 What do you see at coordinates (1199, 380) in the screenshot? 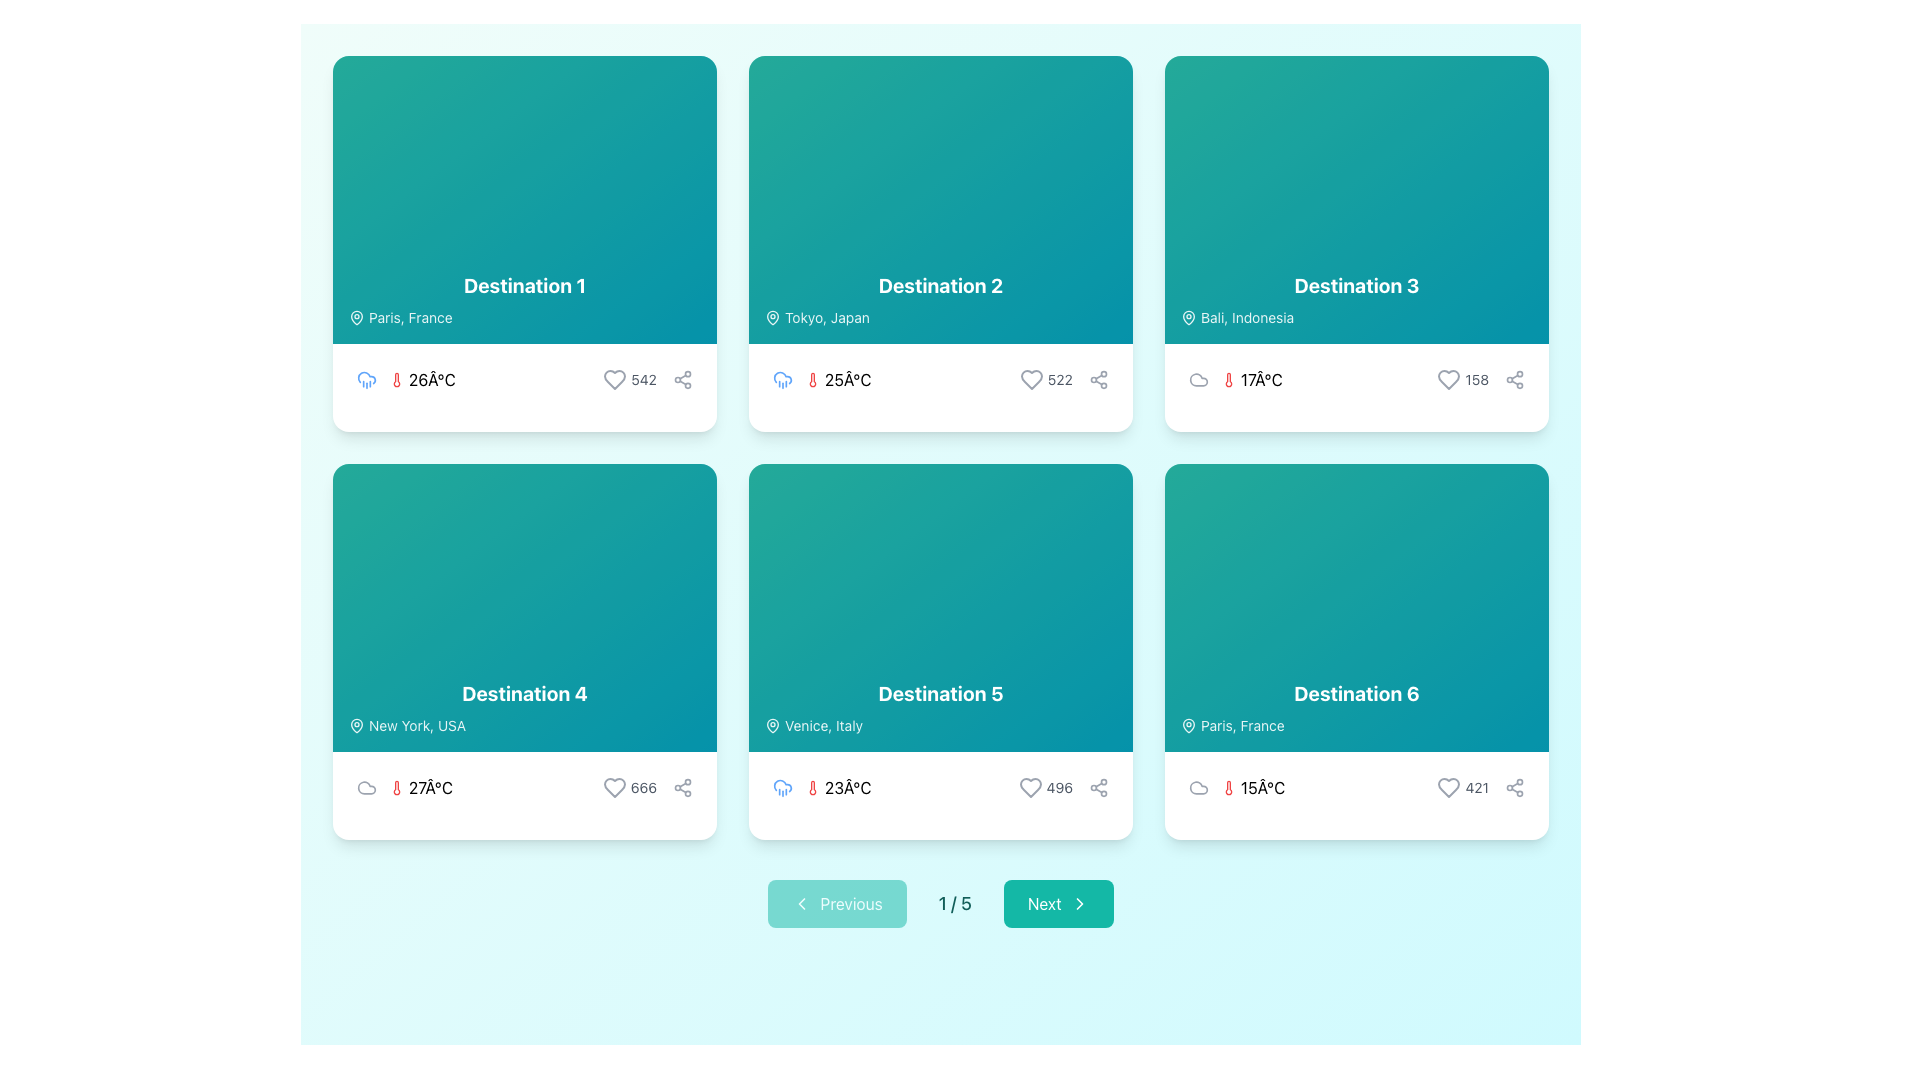
I see `the visual information of the cloud-shaped outline icon located near the temperature data for 'Destination 3' in the lower section of the card` at bounding box center [1199, 380].